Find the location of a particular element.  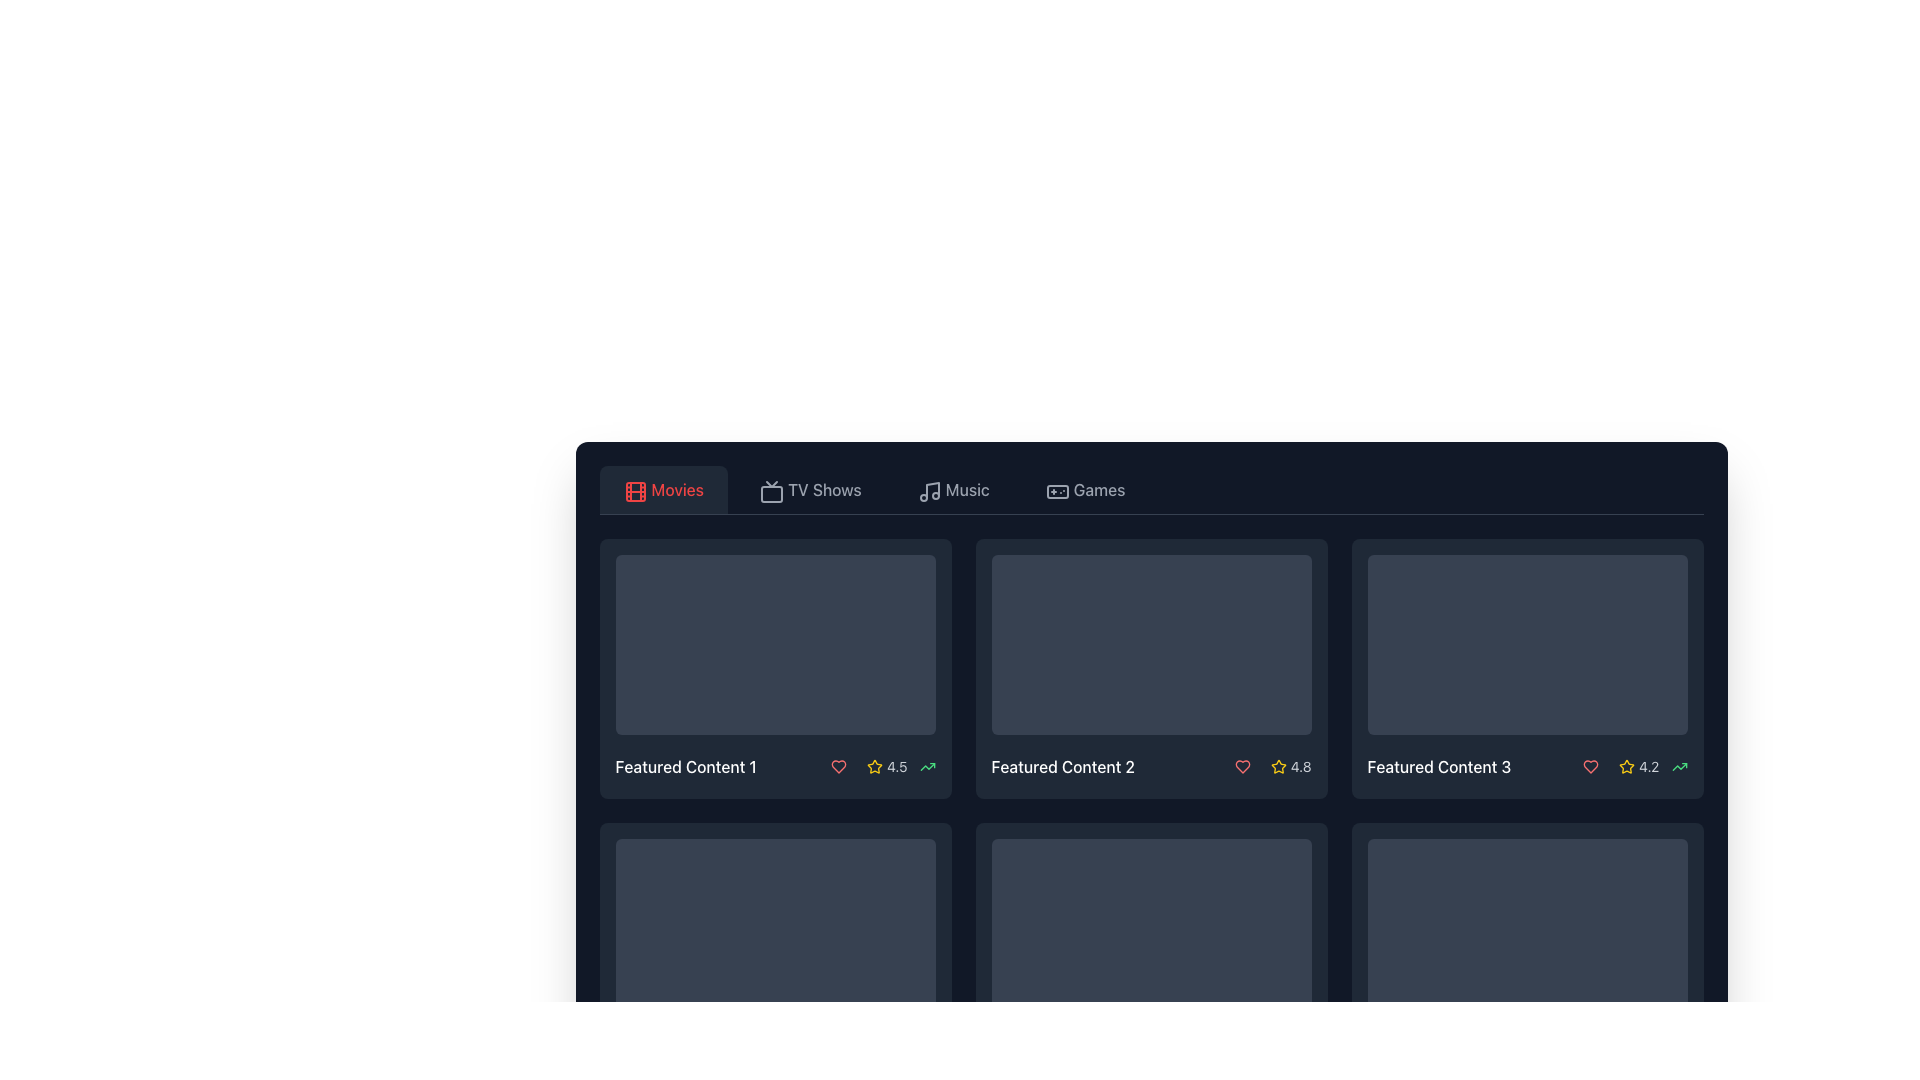

the informational bar displaying 'Featured Content 2' is located at coordinates (1151, 766).